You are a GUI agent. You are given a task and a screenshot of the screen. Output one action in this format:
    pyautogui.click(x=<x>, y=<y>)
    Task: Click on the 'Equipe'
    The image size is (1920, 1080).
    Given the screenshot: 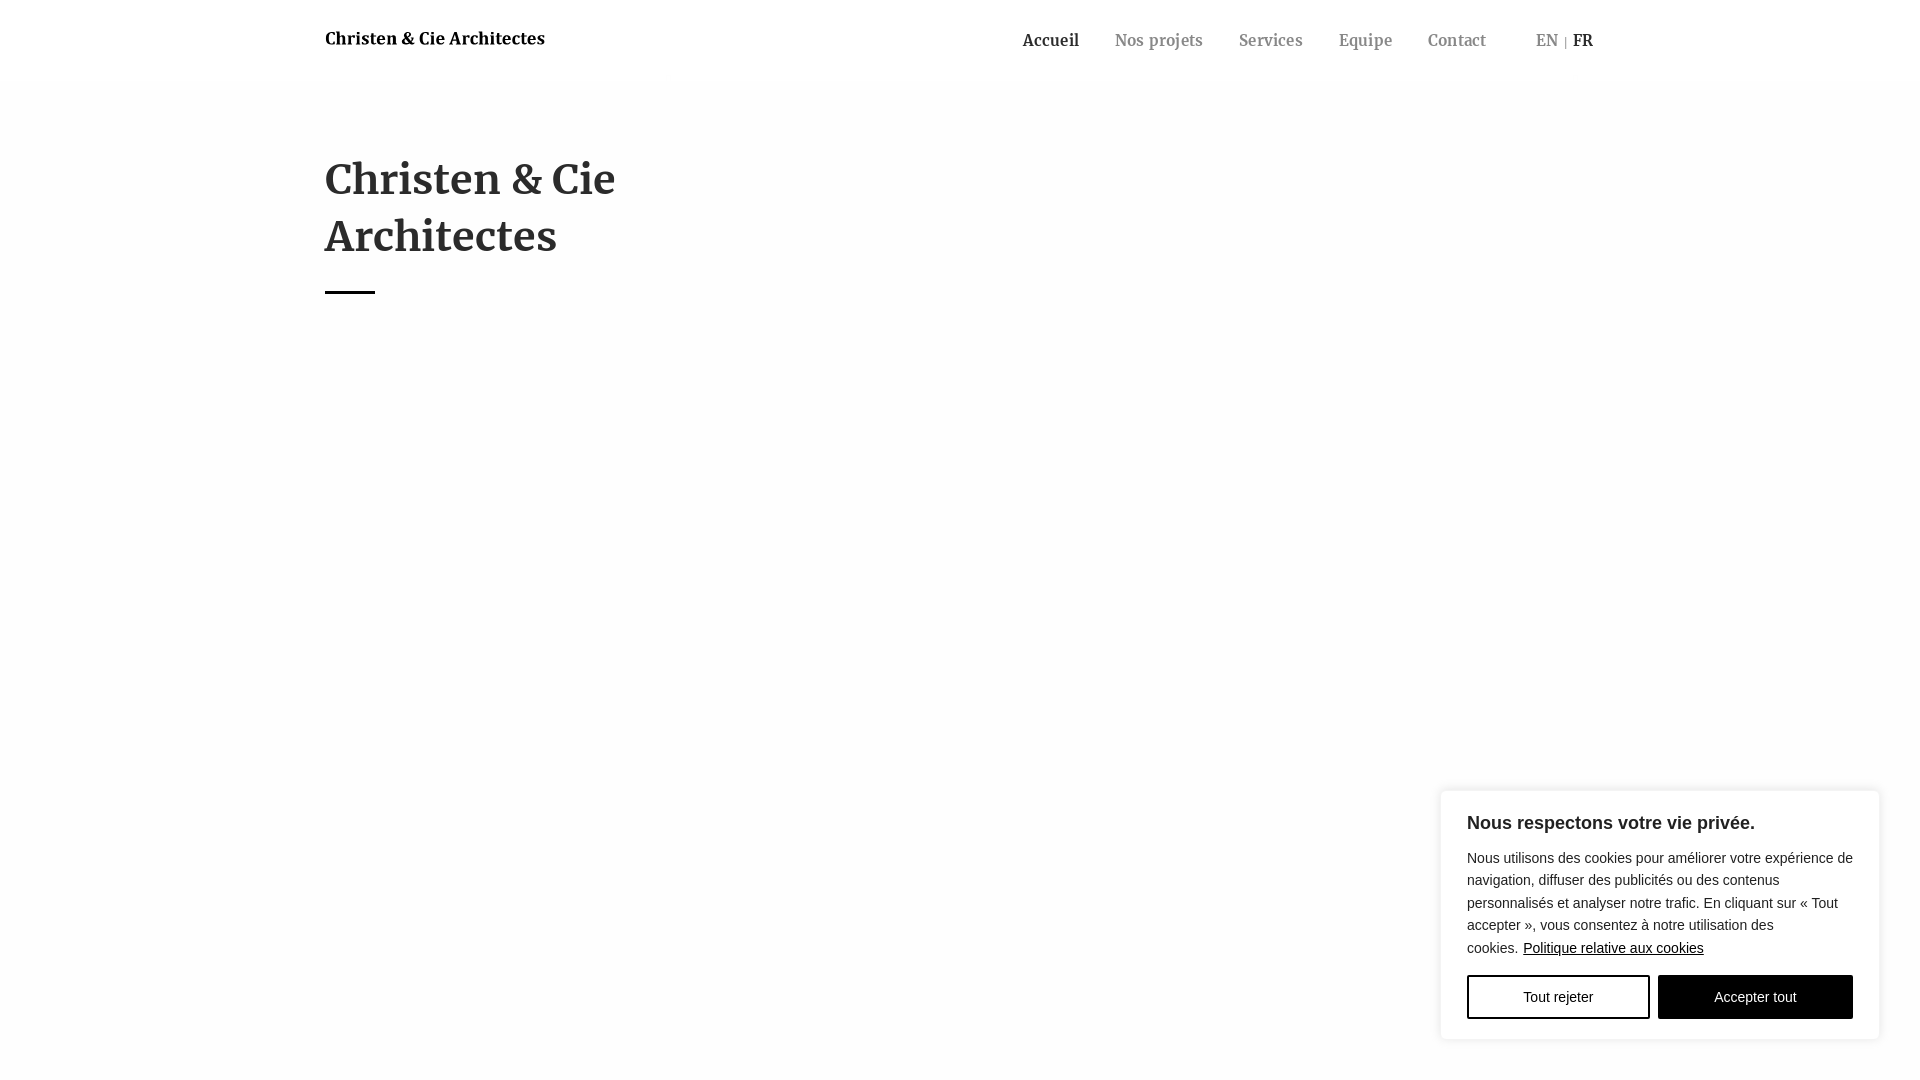 What is the action you would take?
    pyautogui.click(x=1320, y=40)
    